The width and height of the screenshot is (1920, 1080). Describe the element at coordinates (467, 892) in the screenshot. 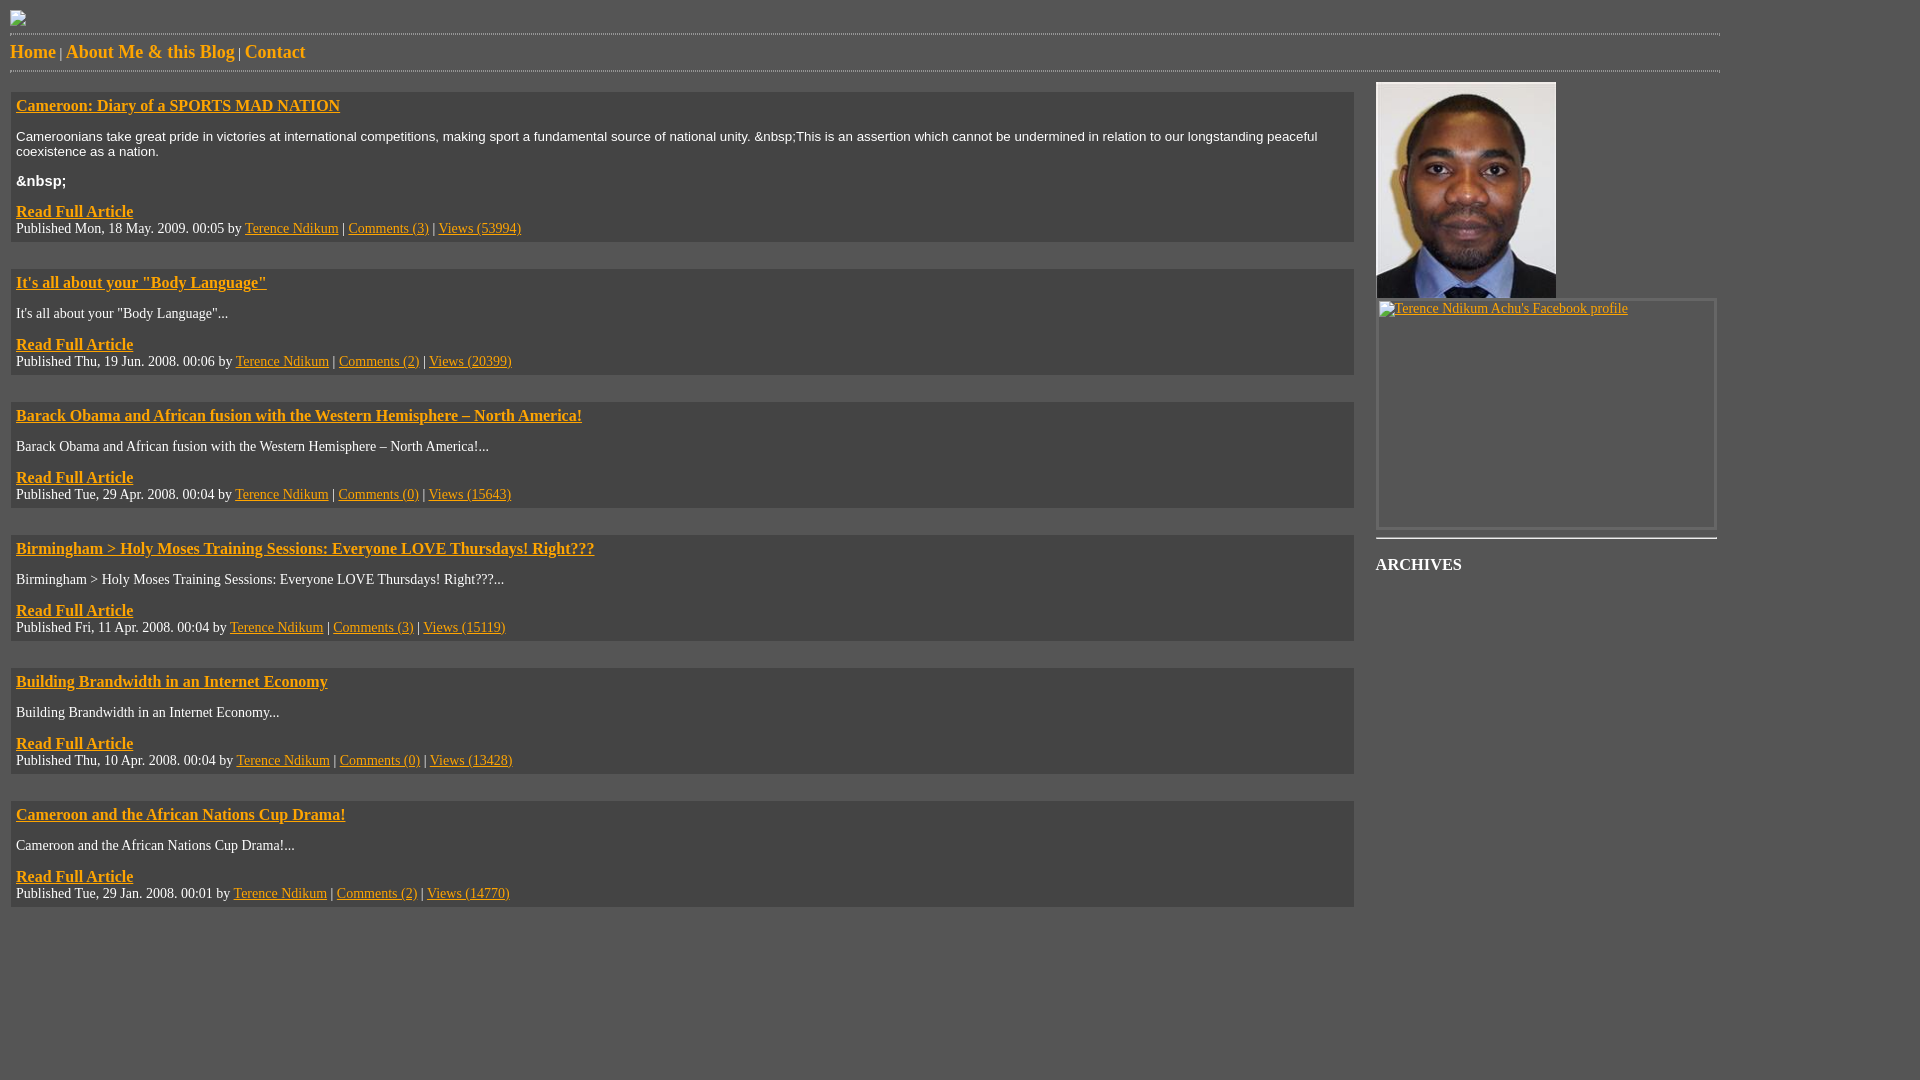

I see `'Views (14770)'` at that location.